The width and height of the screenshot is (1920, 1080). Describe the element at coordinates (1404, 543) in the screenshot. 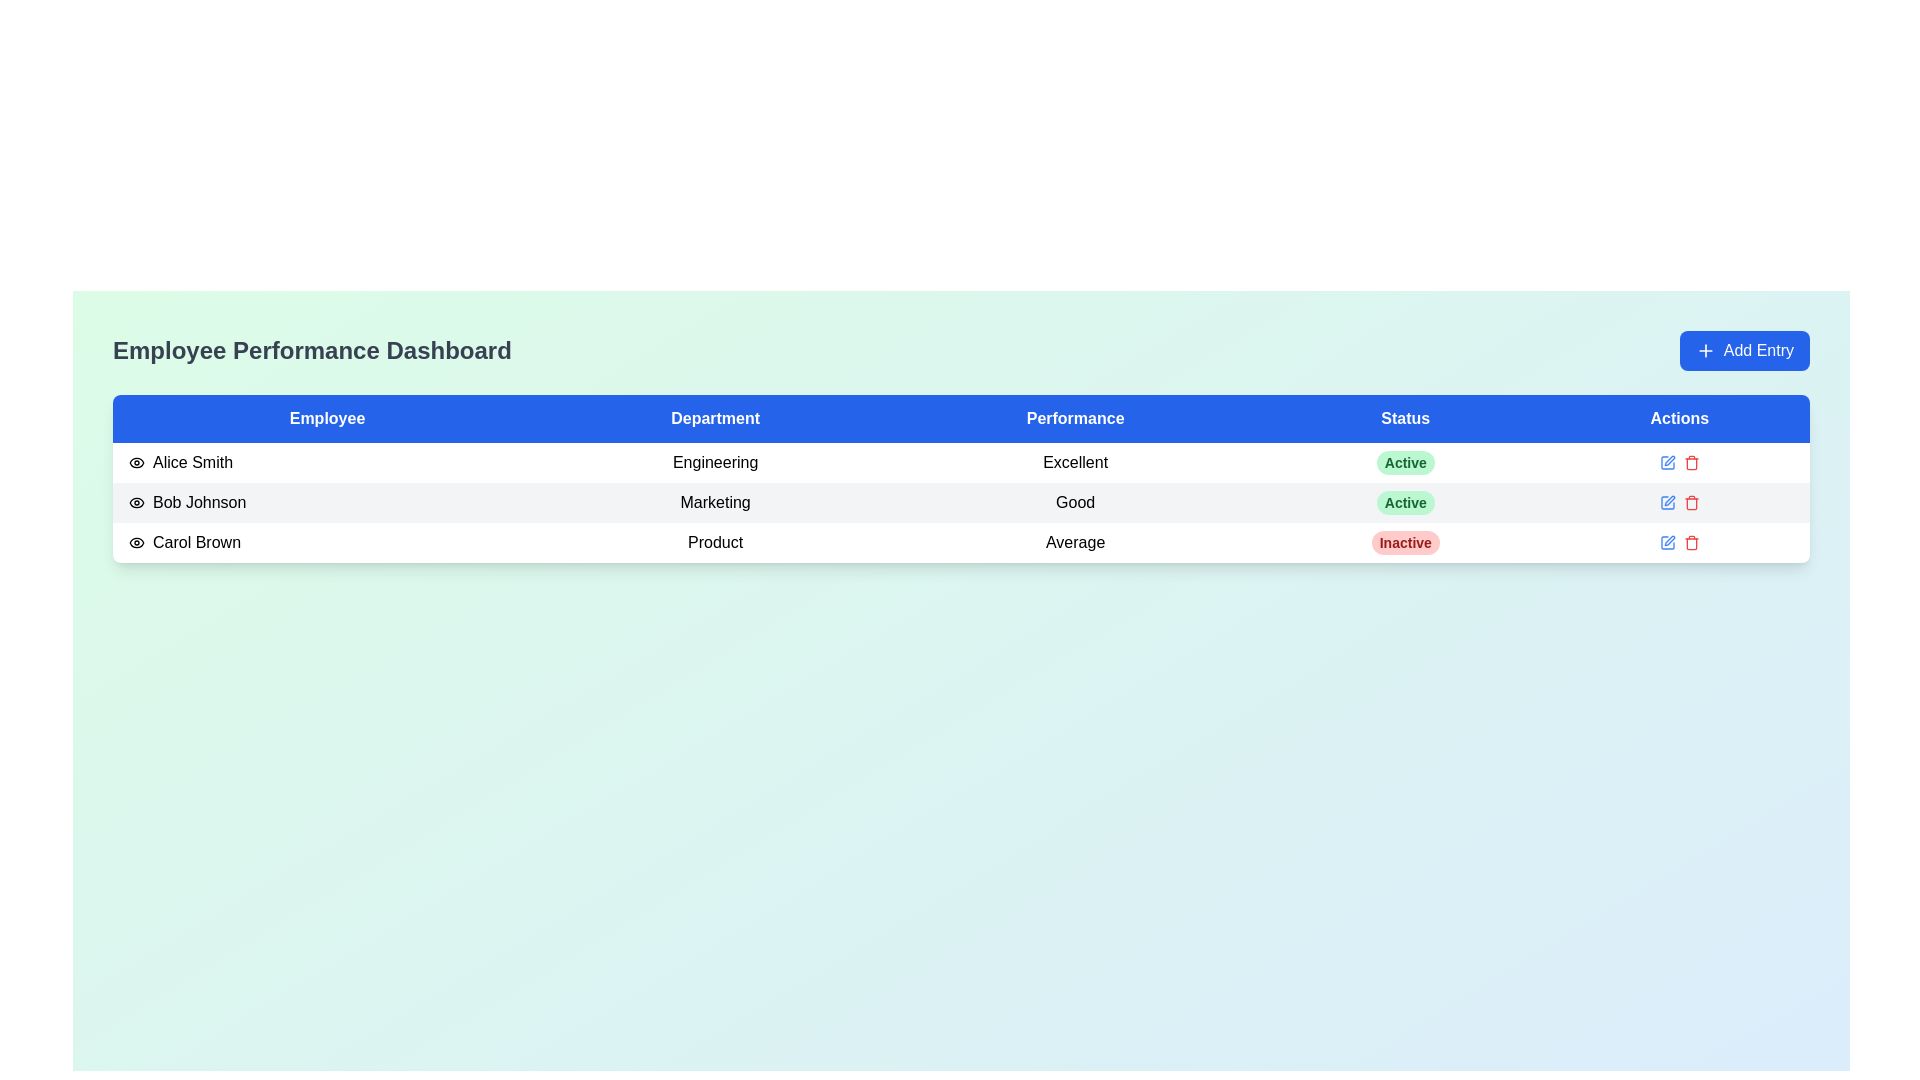

I see `the 'Inactive' status label indicating user 'Carol Brown' in the Employee Performance Dashboard, which has bold red text and a light red background` at that location.